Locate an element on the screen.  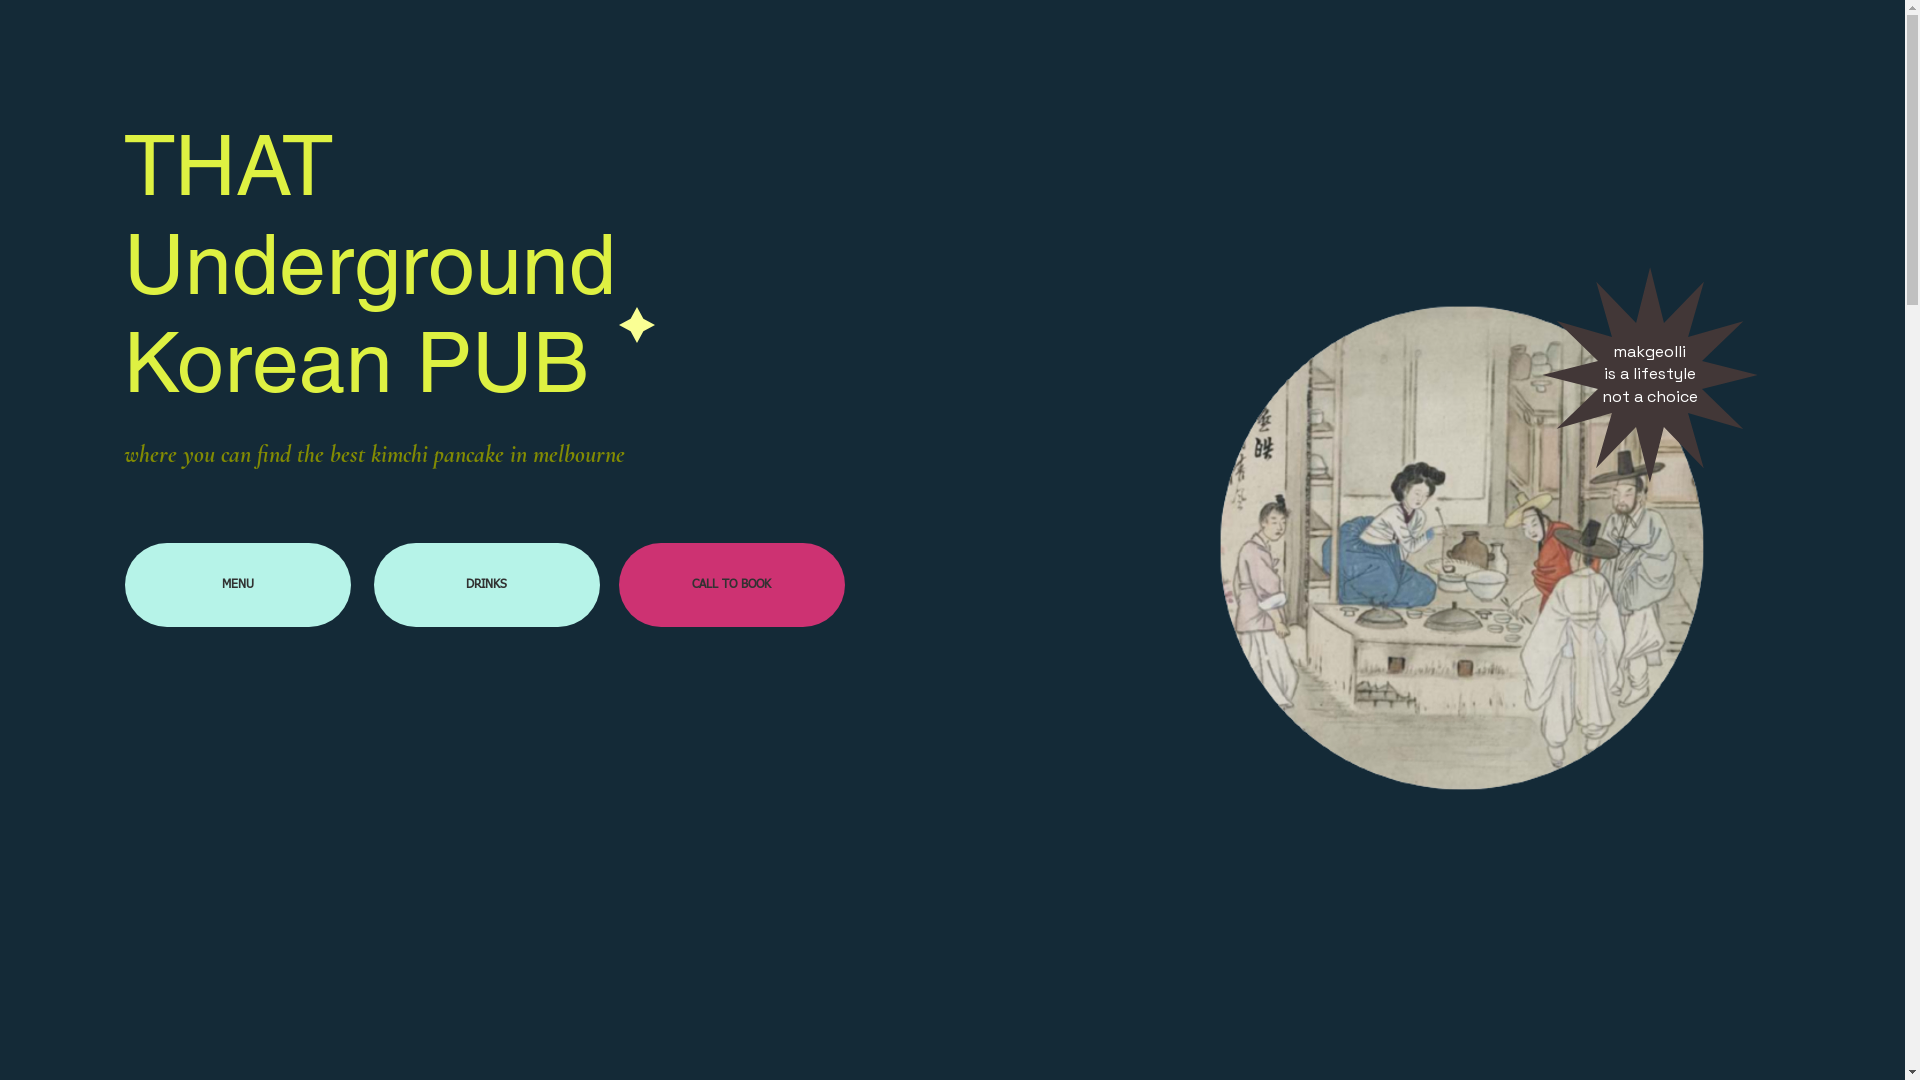
'DRINKS' is located at coordinates (486, 585).